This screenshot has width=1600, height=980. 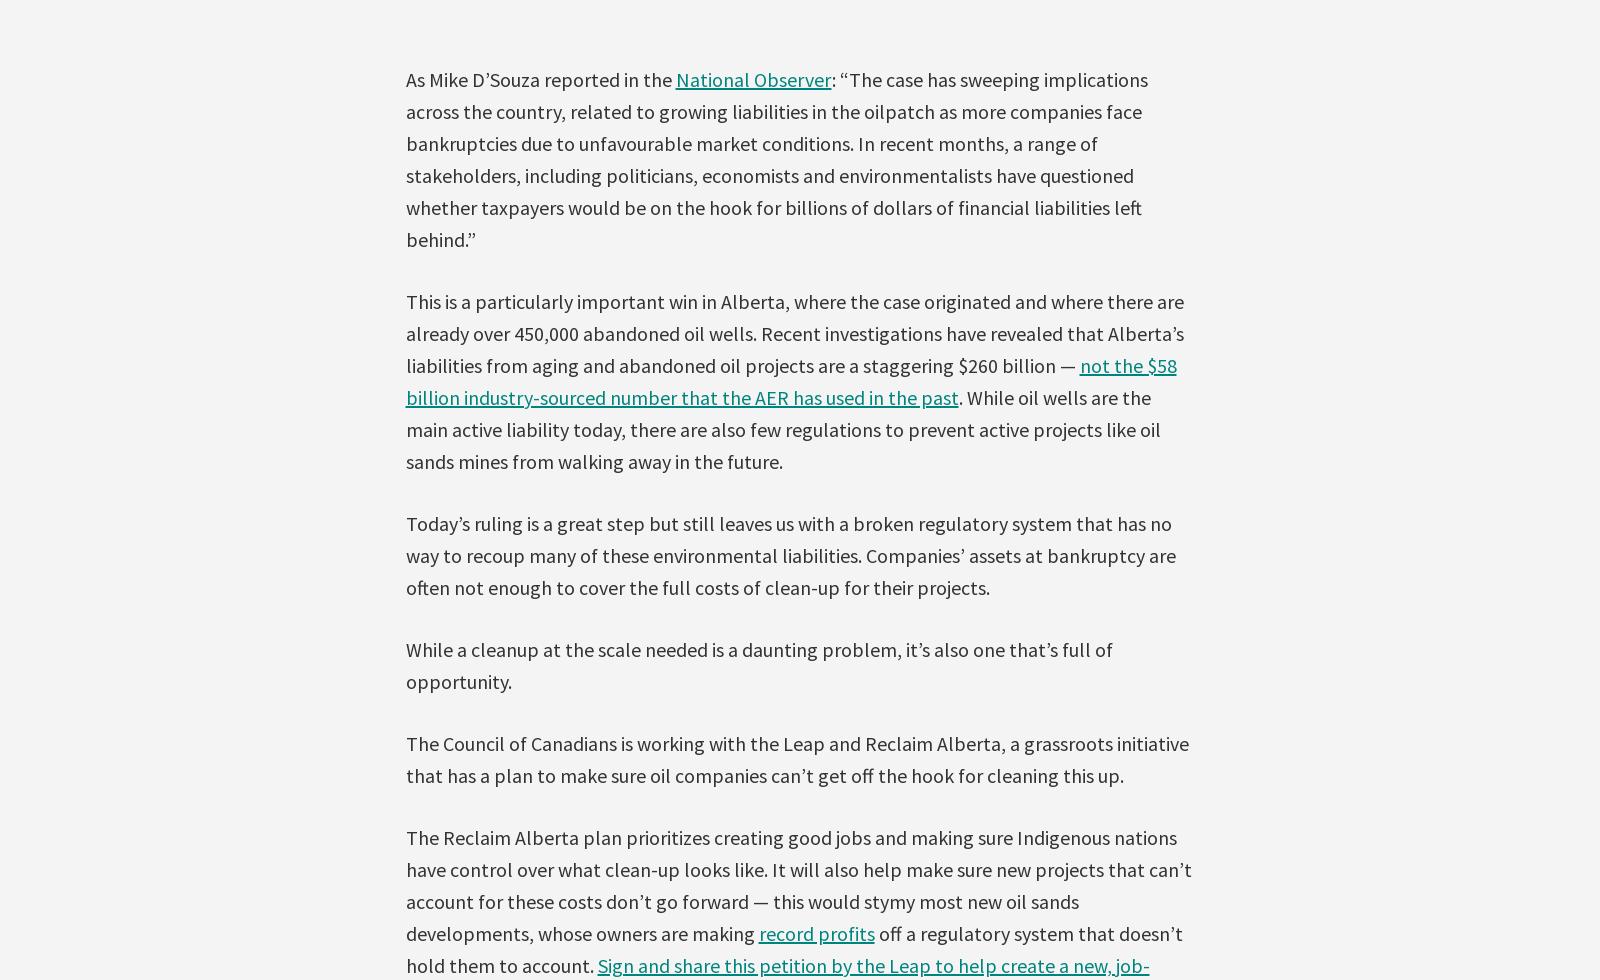 What do you see at coordinates (793, 948) in the screenshot?
I see `'off a regulatory system that doesn’t hold them to account.'` at bounding box center [793, 948].